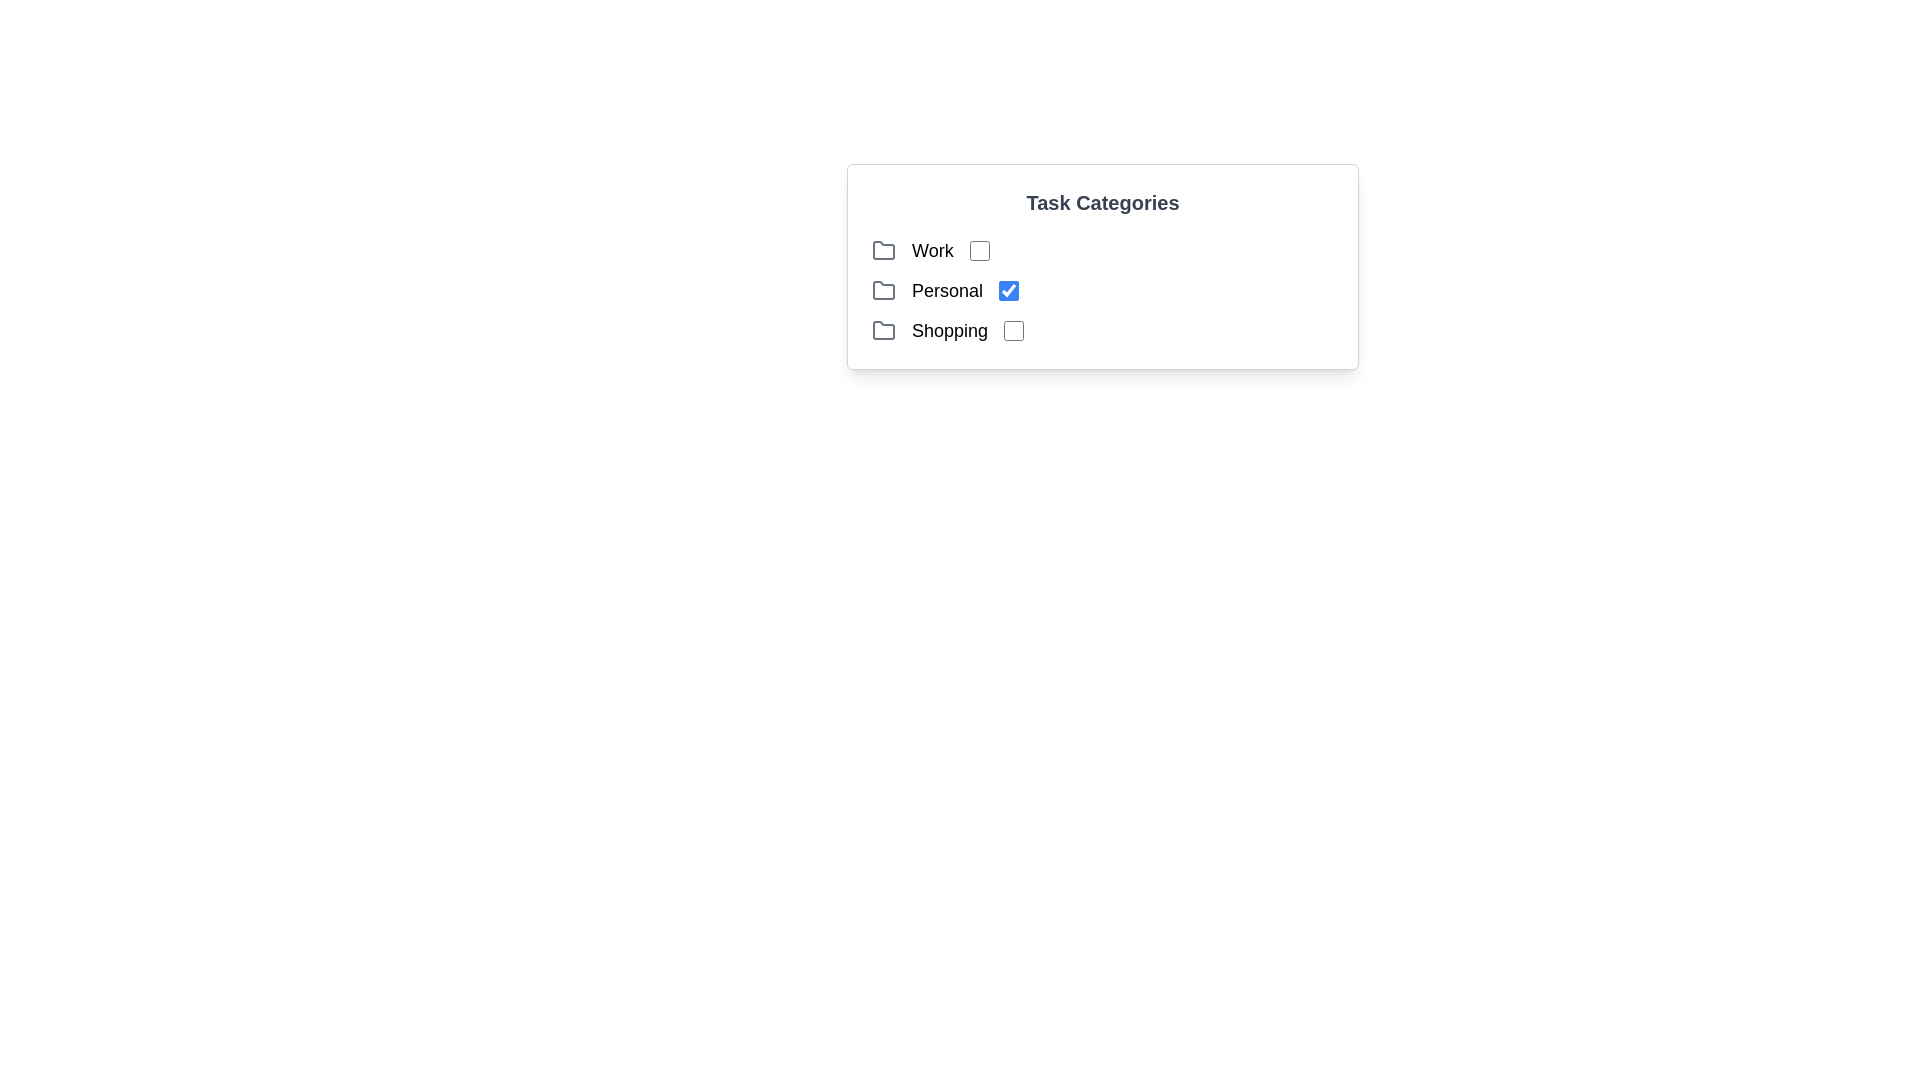 The image size is (1920, 1080). I want to click on the Folder icon located to the left of the 'Work' label in the task categories interface, so click(882, 249).